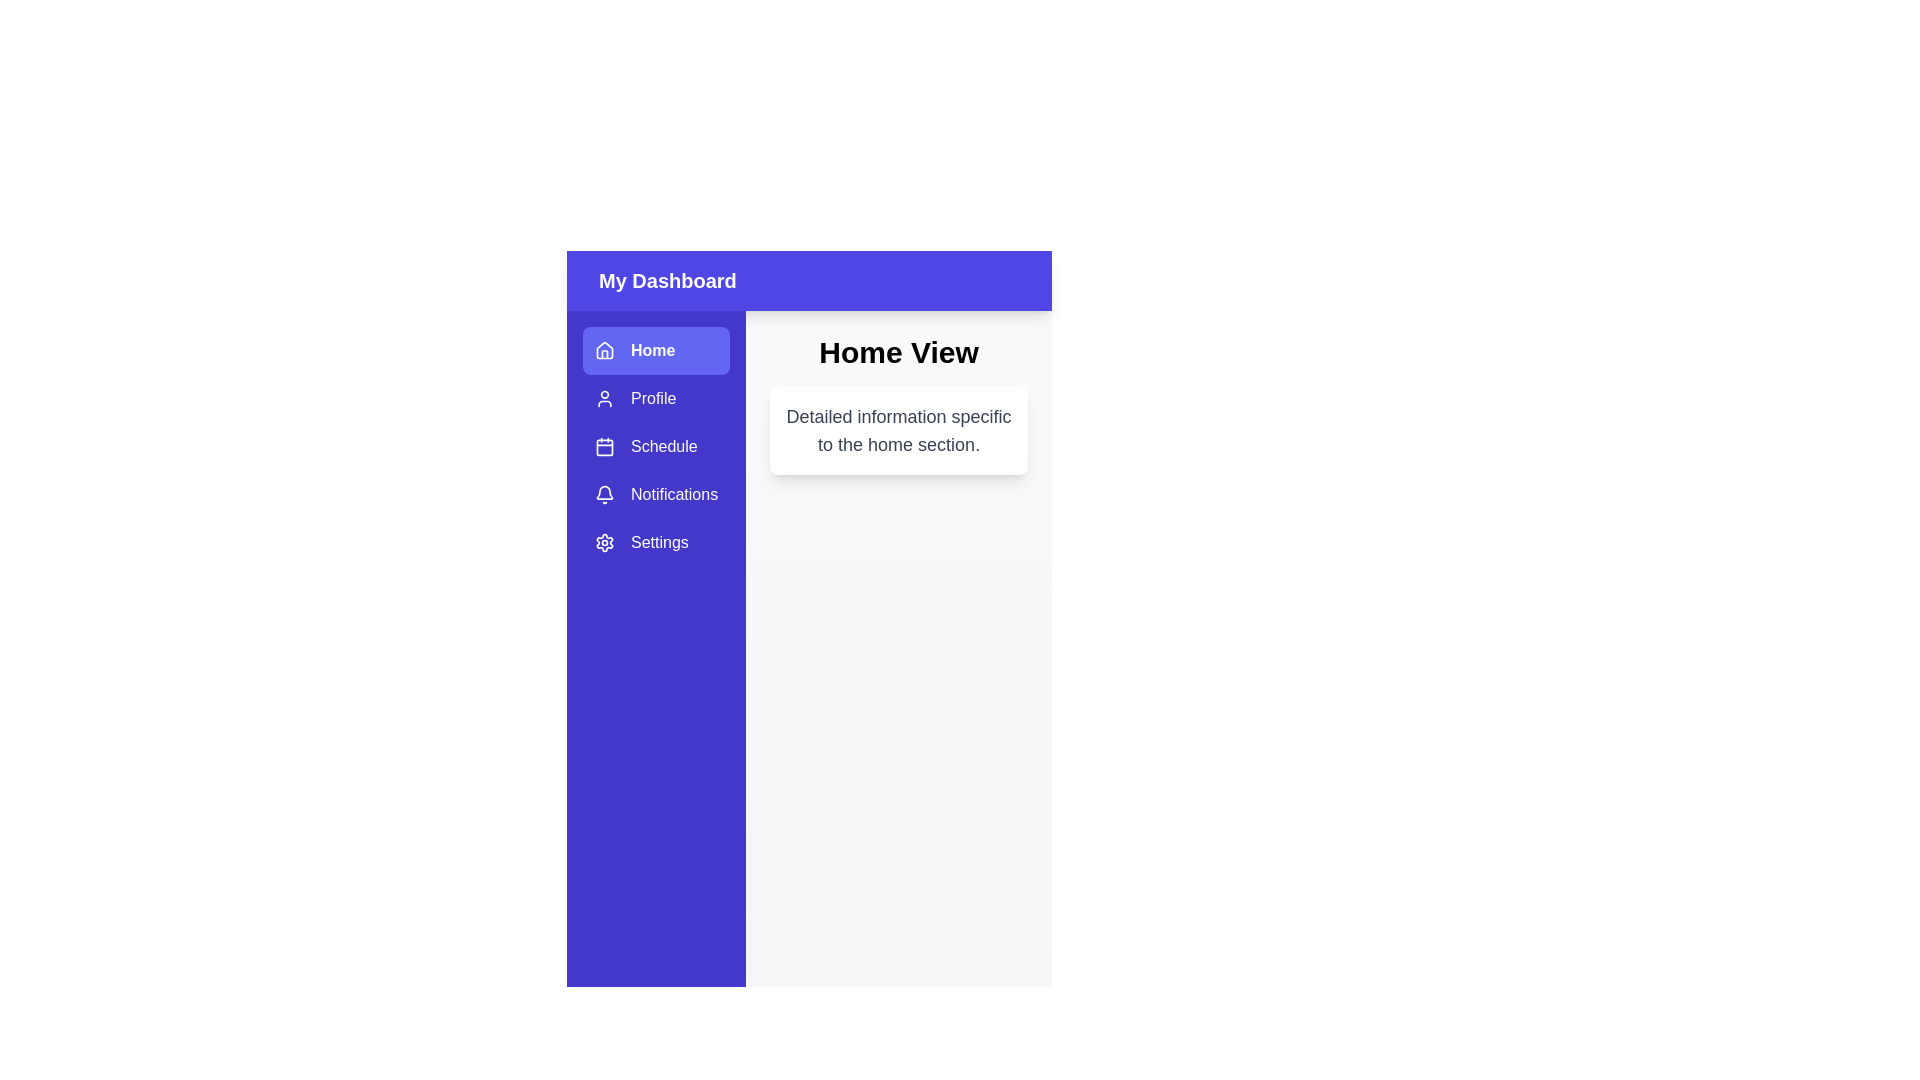 This screenshot has height=1080, width=1920. What do you see at coordinates (656, 350) in the screenshot?
I see `the tab Home in the sidebar menu` at bounding box center [656, 350].